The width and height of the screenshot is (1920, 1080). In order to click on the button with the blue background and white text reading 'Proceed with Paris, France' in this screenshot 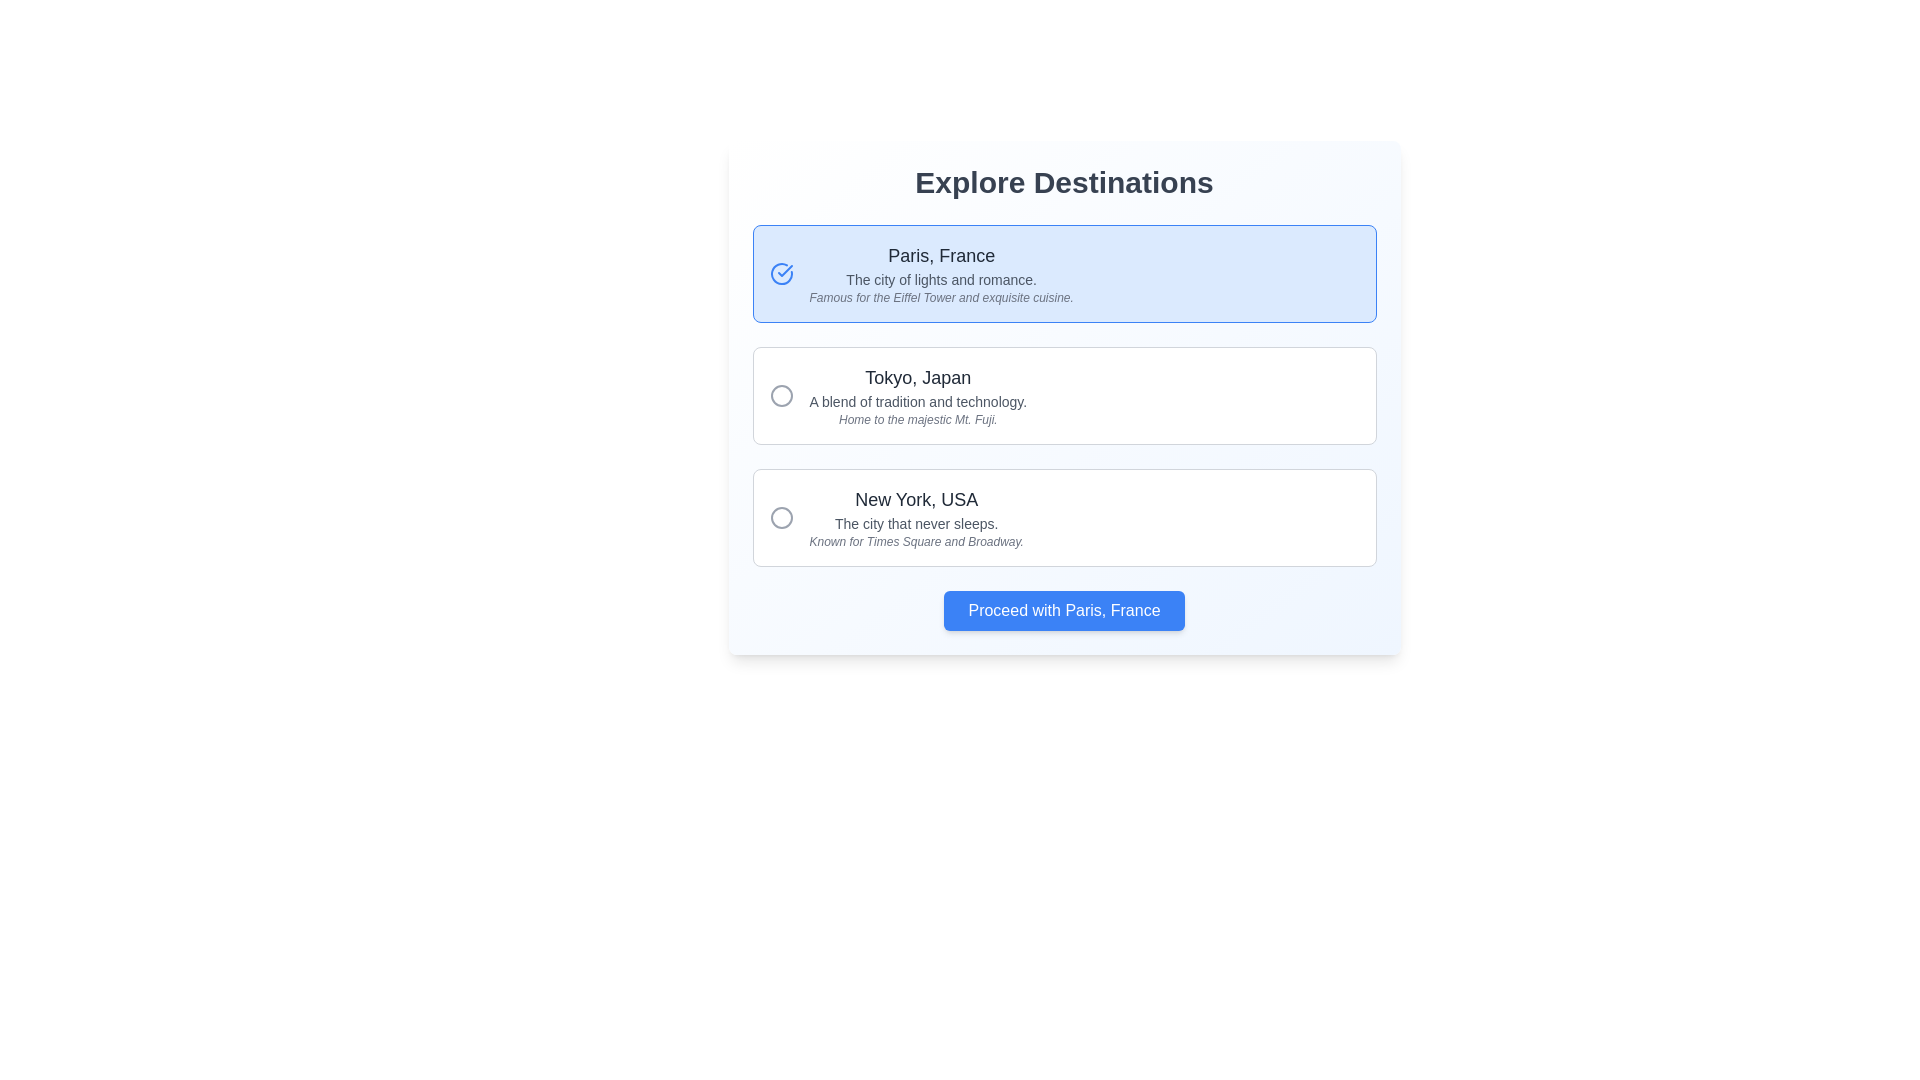, I will do `click(1063, 609)`.